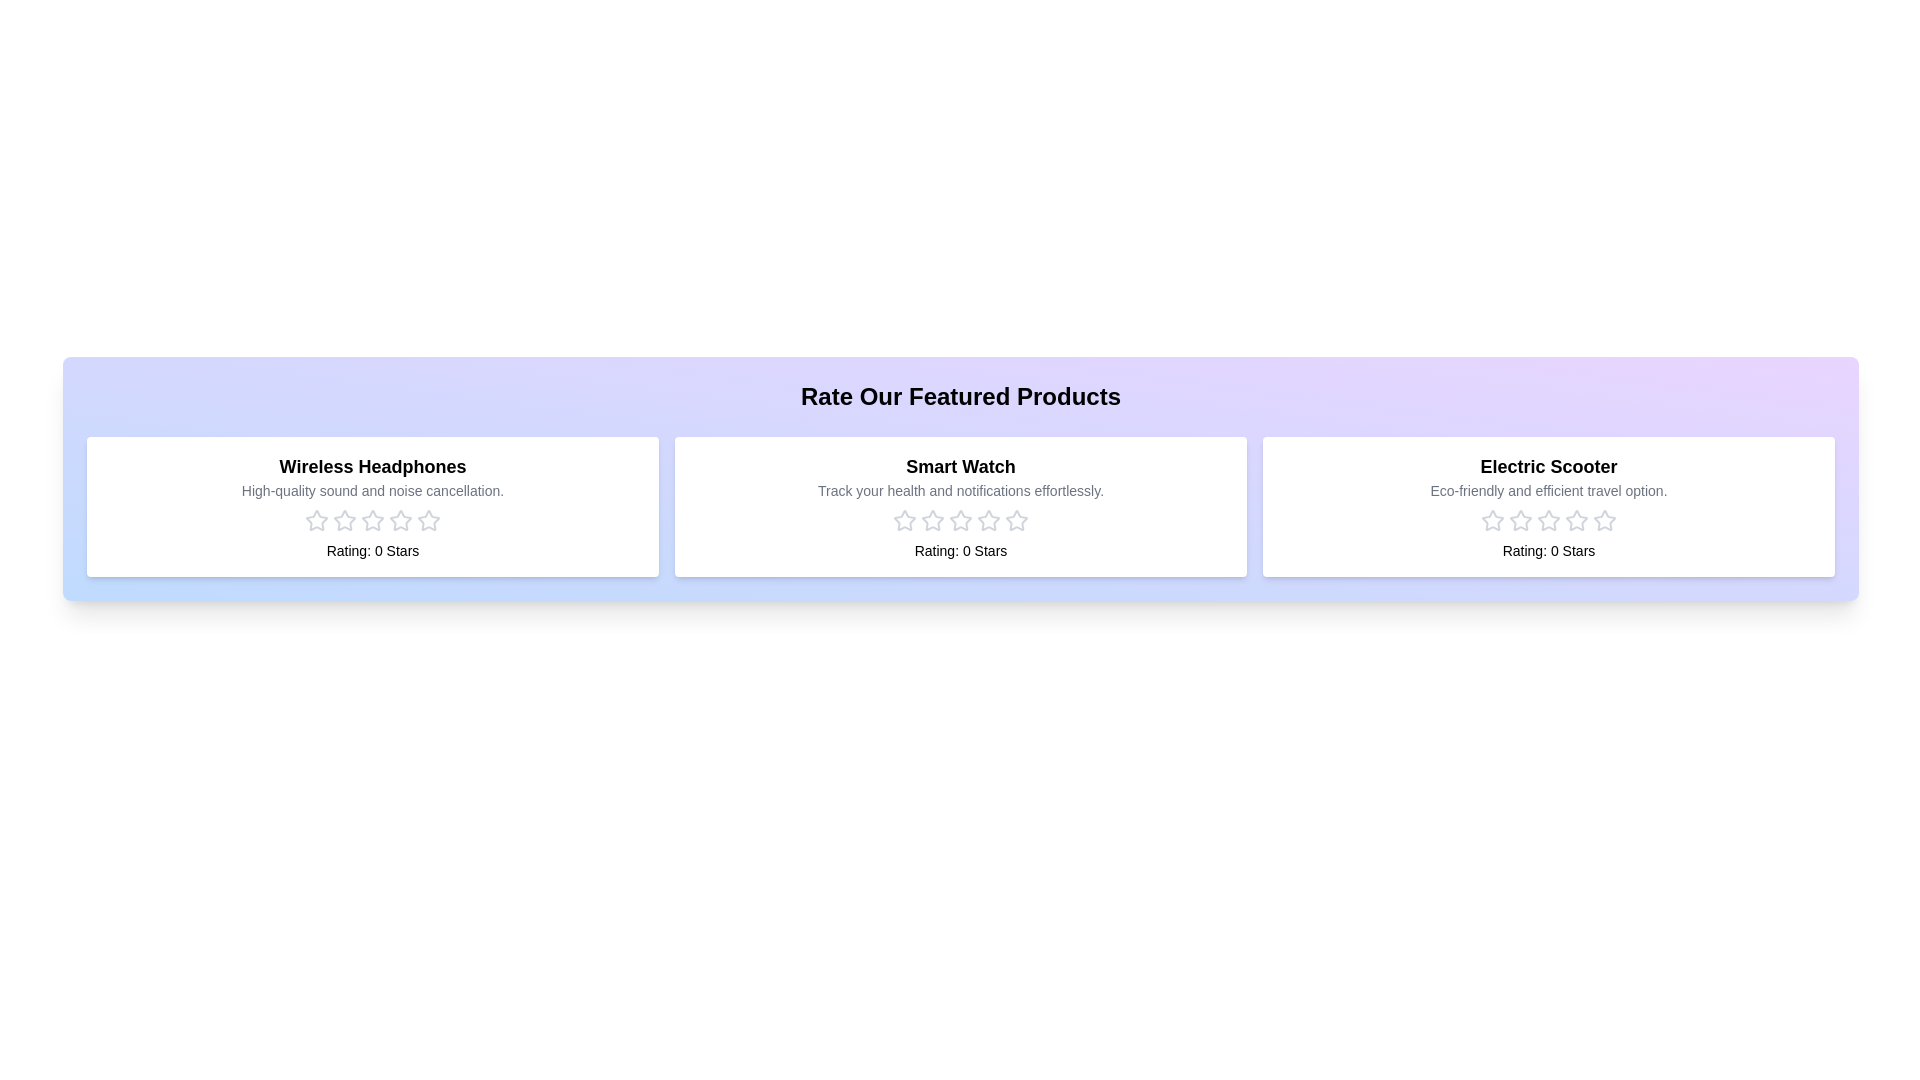 This screenshot has width=1920, height=1080. What do you see at coordinates (1520, 519) in the screenshot?
I see `the rating for the product 'Electric Scooter' to 2 stars by clicking on the corresponding star` at bounding box center [1520, 519].